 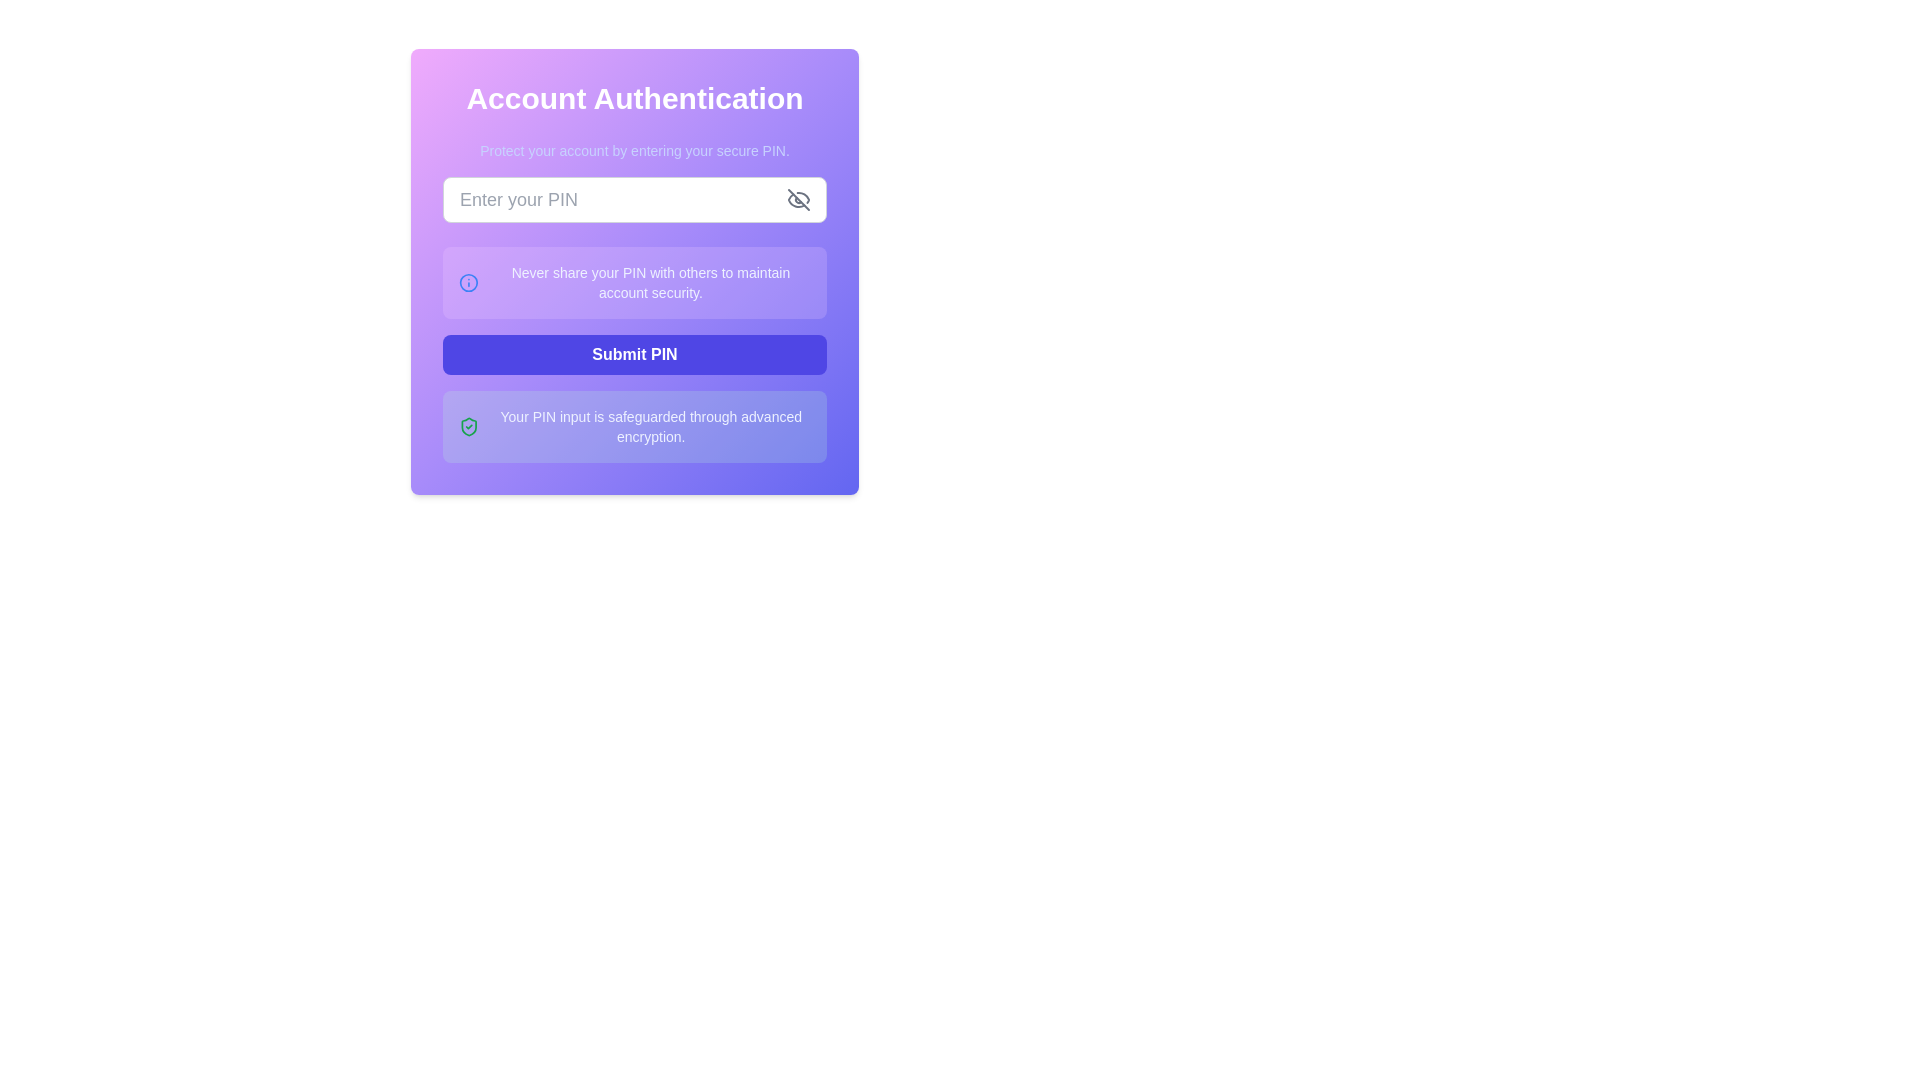 What do you see at coordinates (633, 282) in the screenshot?
I see `the informational text block with a light fuchsia background that contains an information icon and the text 'Never share your PIN with others to maintain account security'` at bounding box center [633, 282].